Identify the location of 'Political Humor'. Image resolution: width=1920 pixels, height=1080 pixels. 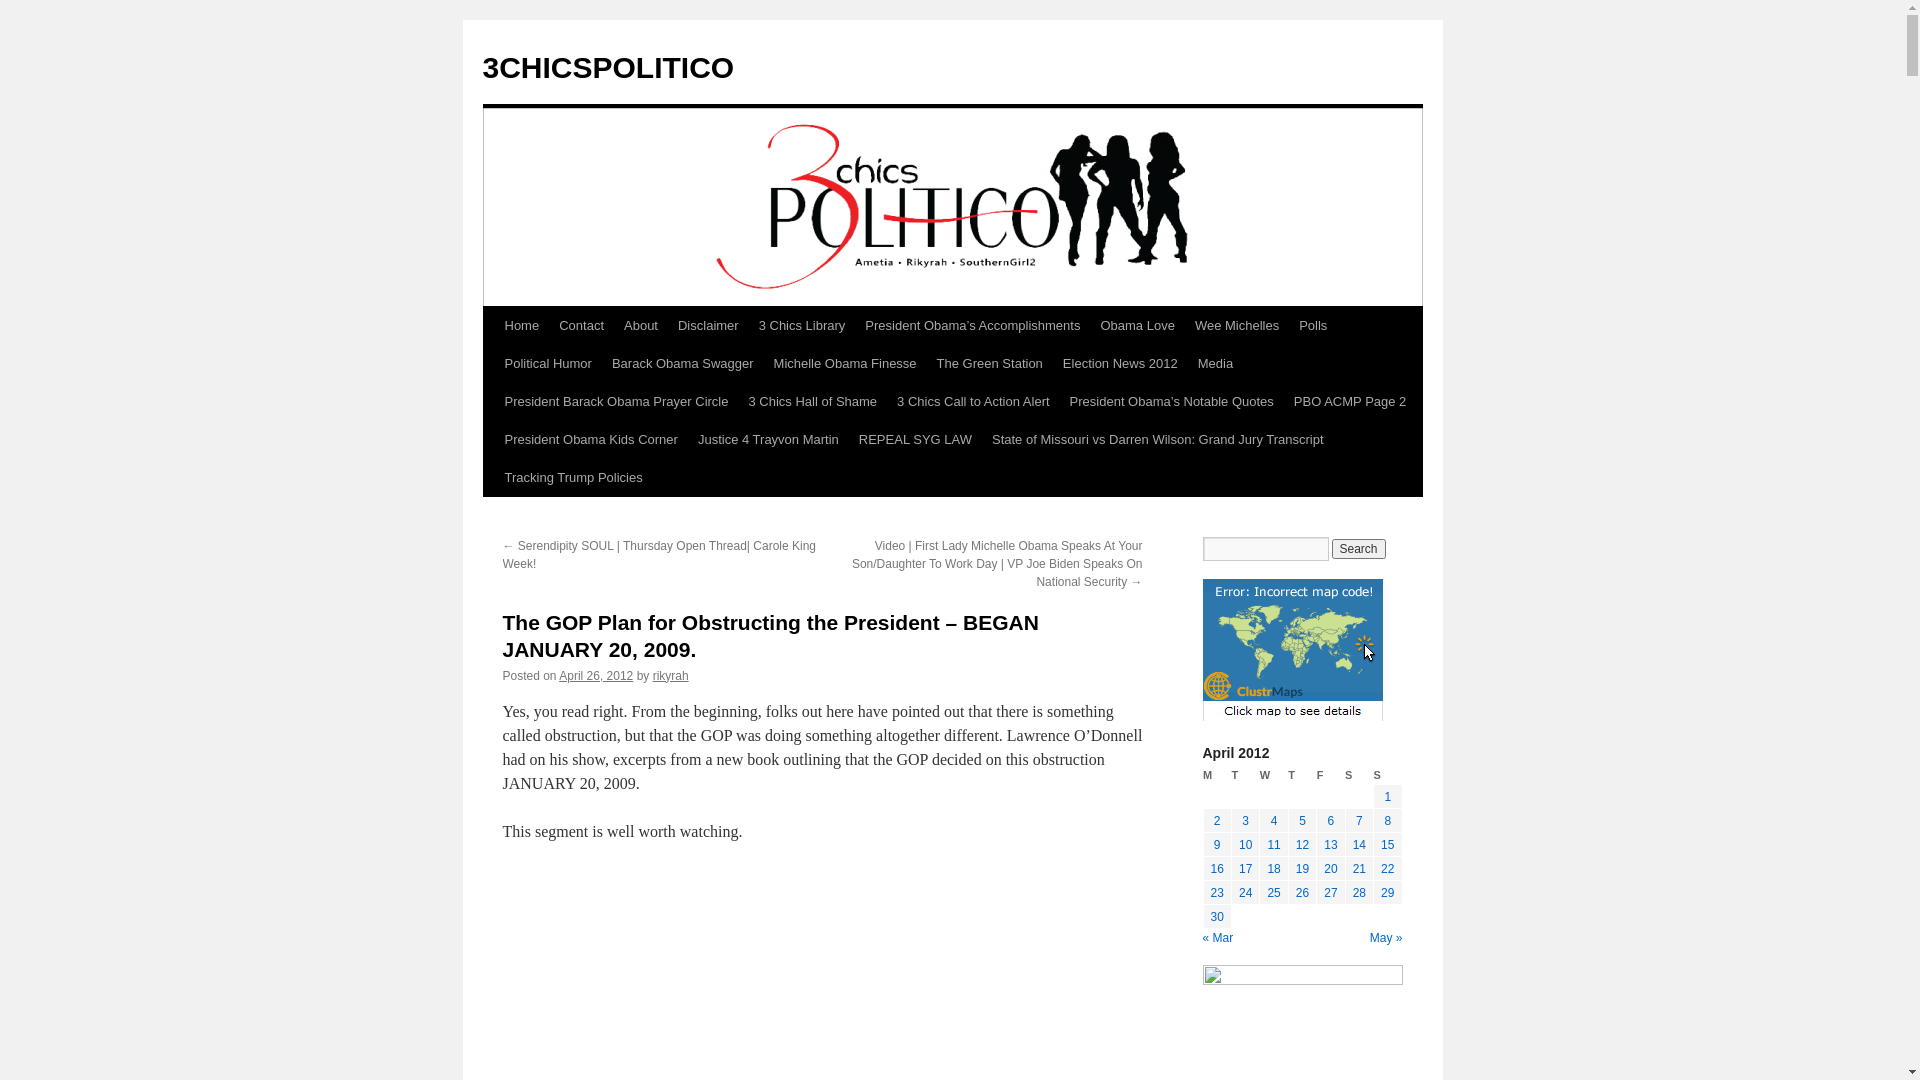
(547, 363).